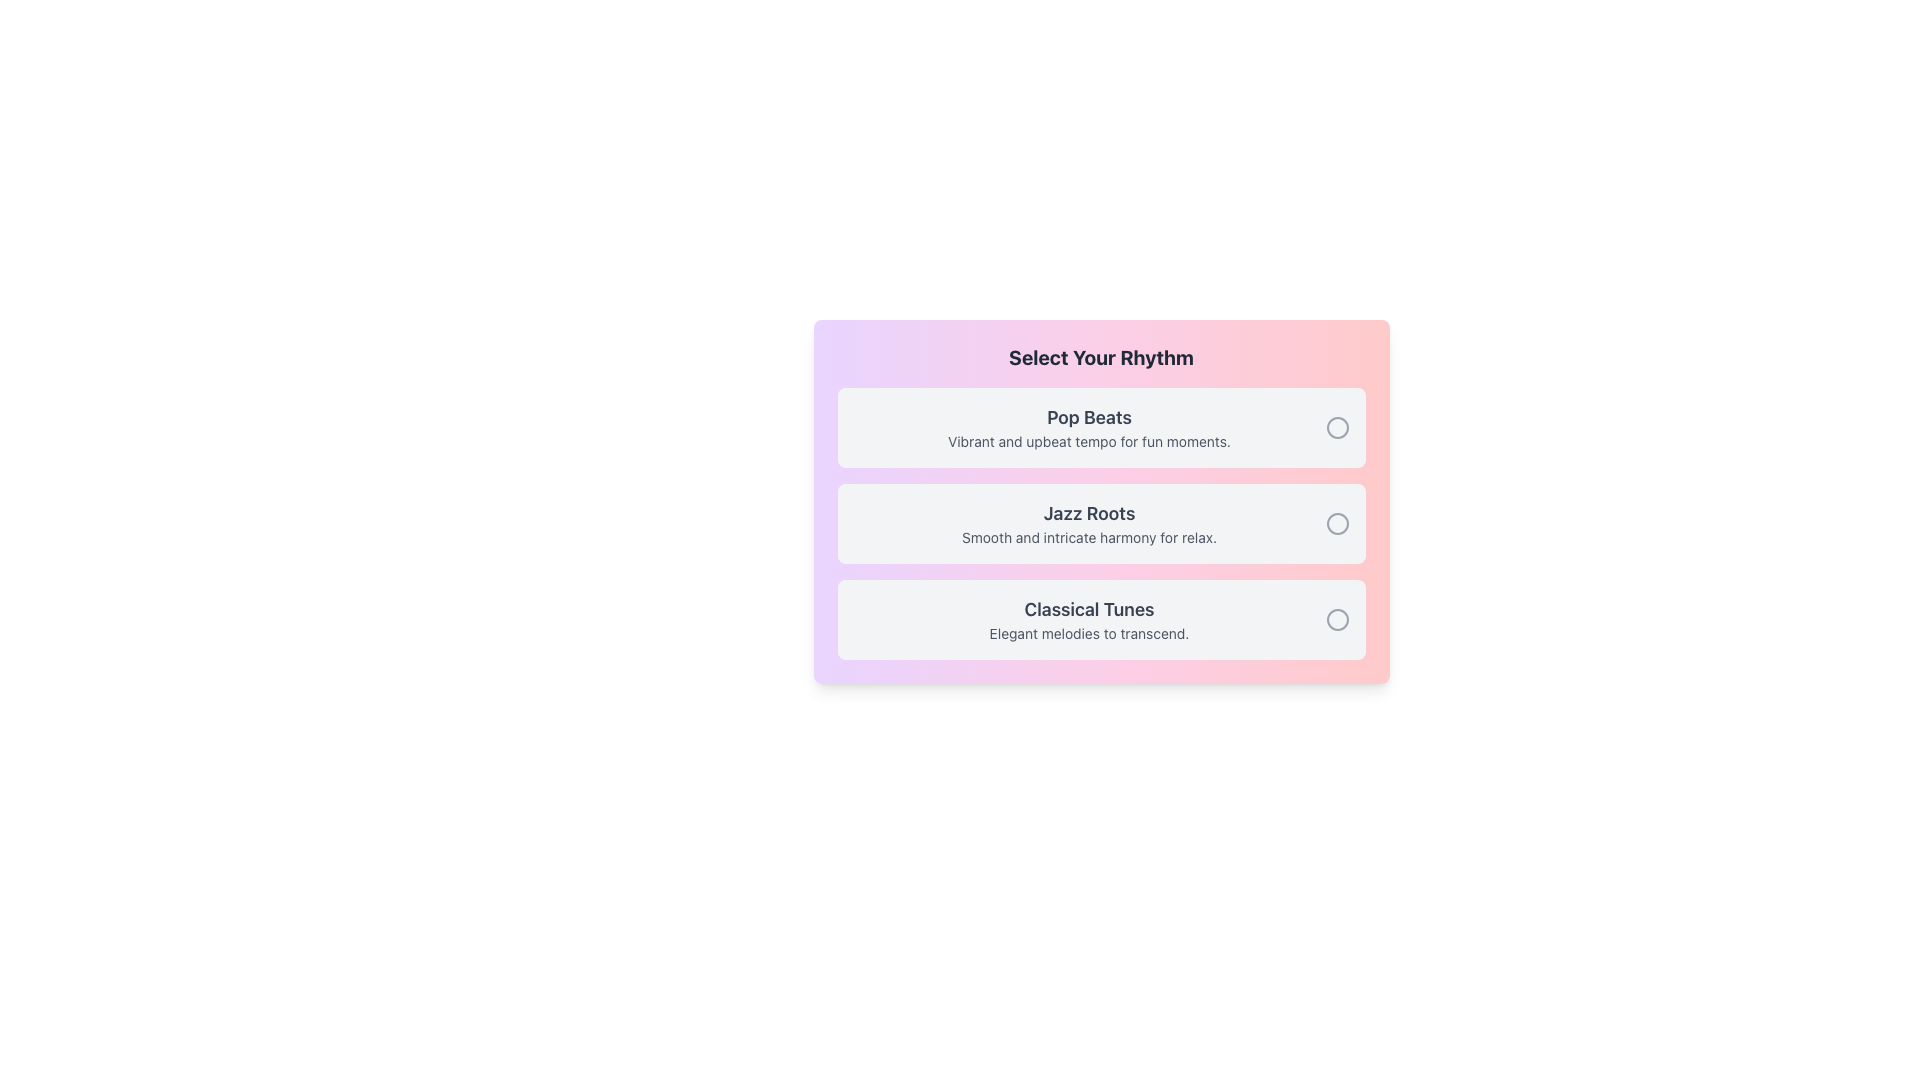  Describe the element at coordinates (1100, 523) in the screenshot. I see `the 'Jazz Roots' radio button option card, which is the second card in a vertical list, featuring a light gray background and a bold title` at that location.